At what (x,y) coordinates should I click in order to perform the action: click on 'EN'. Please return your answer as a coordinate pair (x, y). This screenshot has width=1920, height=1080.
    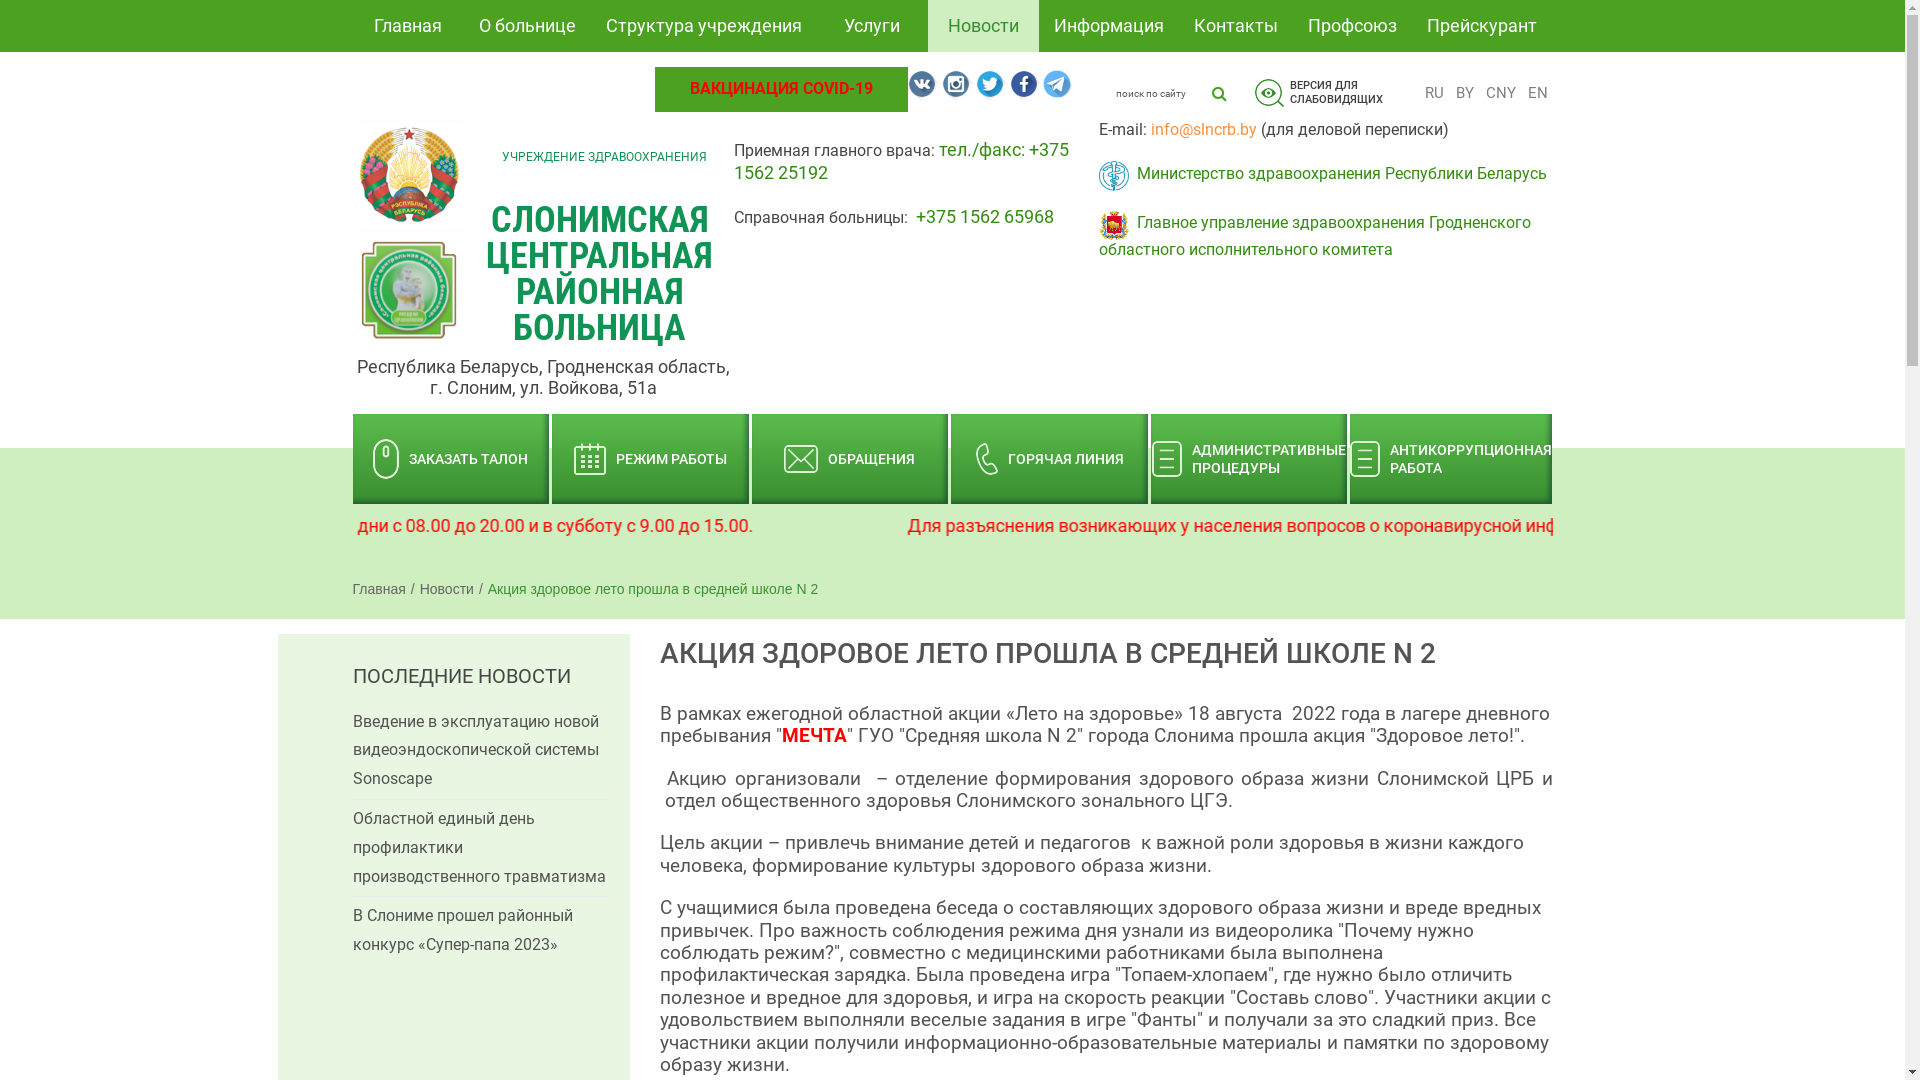
    Looking at the image, I should click on (1520, 92).